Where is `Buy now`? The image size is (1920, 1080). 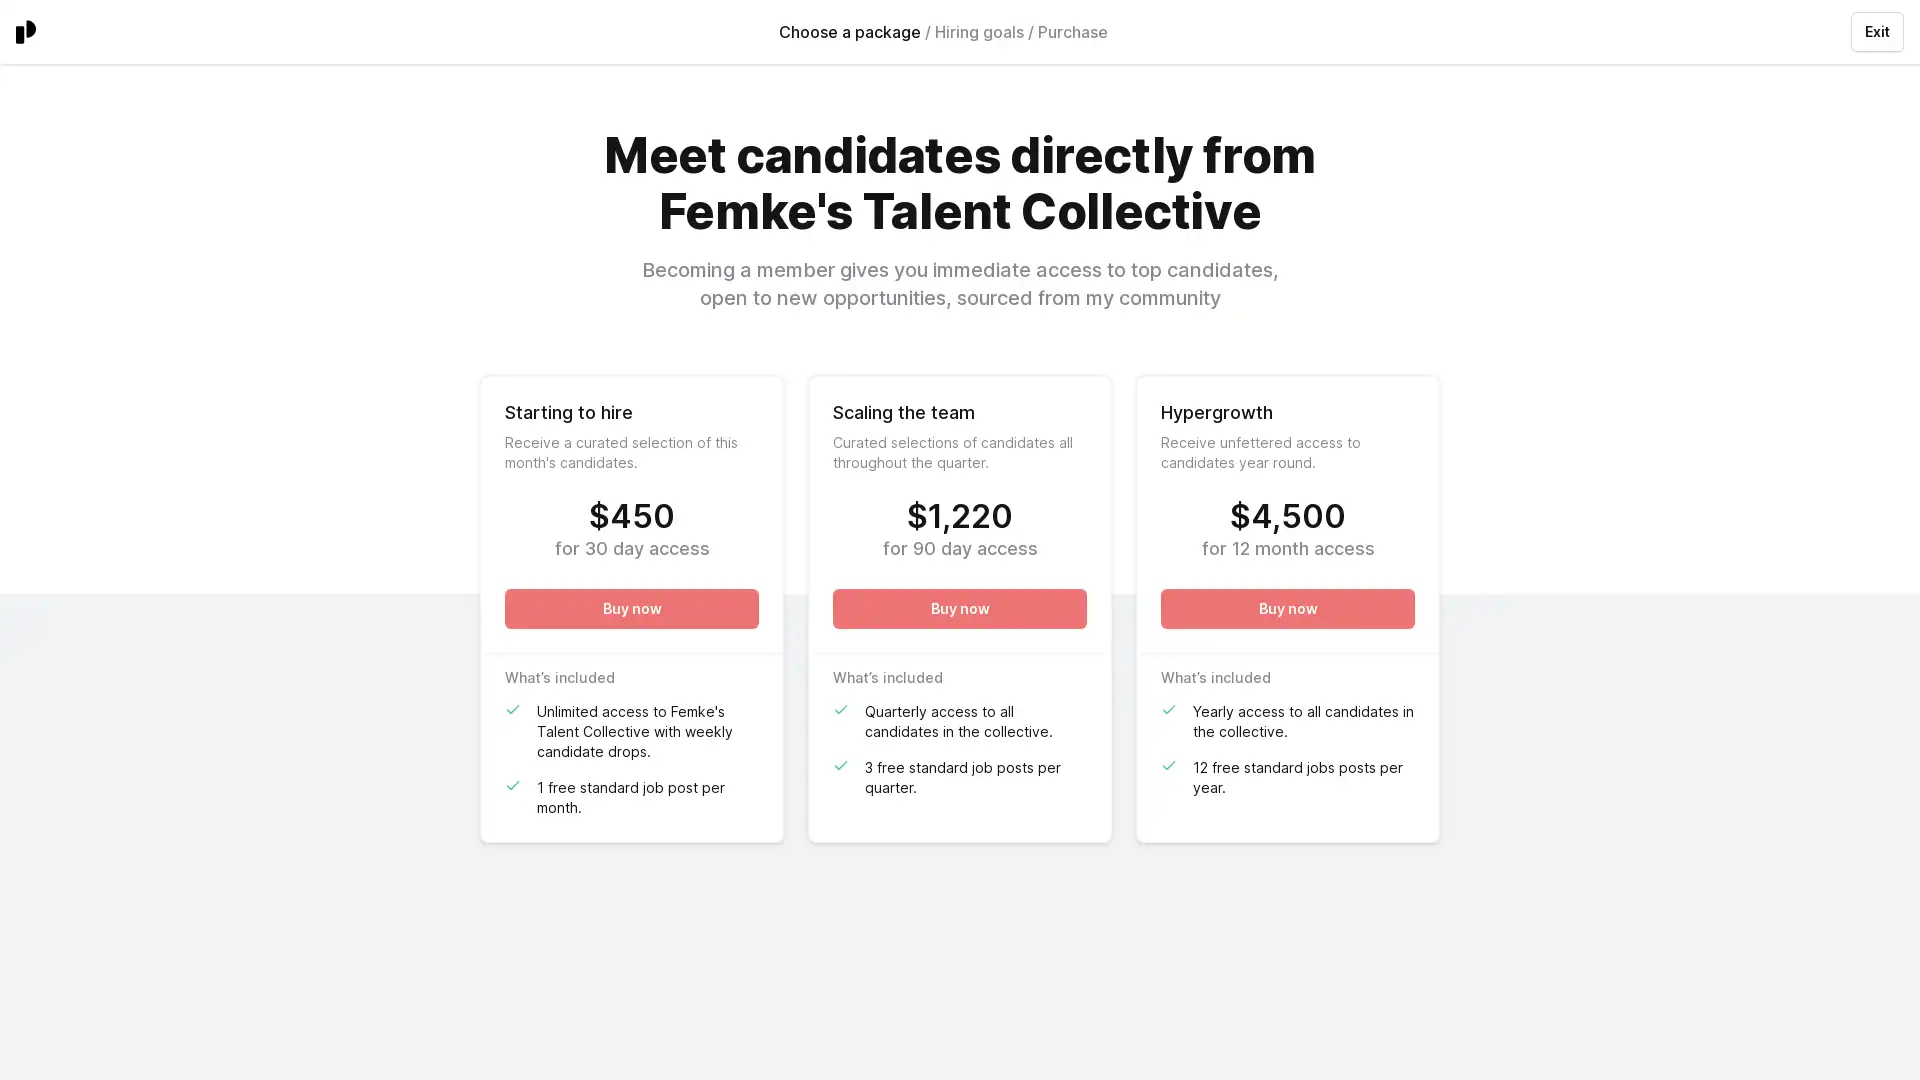 Buy now is located at coordinates (1287, 608).